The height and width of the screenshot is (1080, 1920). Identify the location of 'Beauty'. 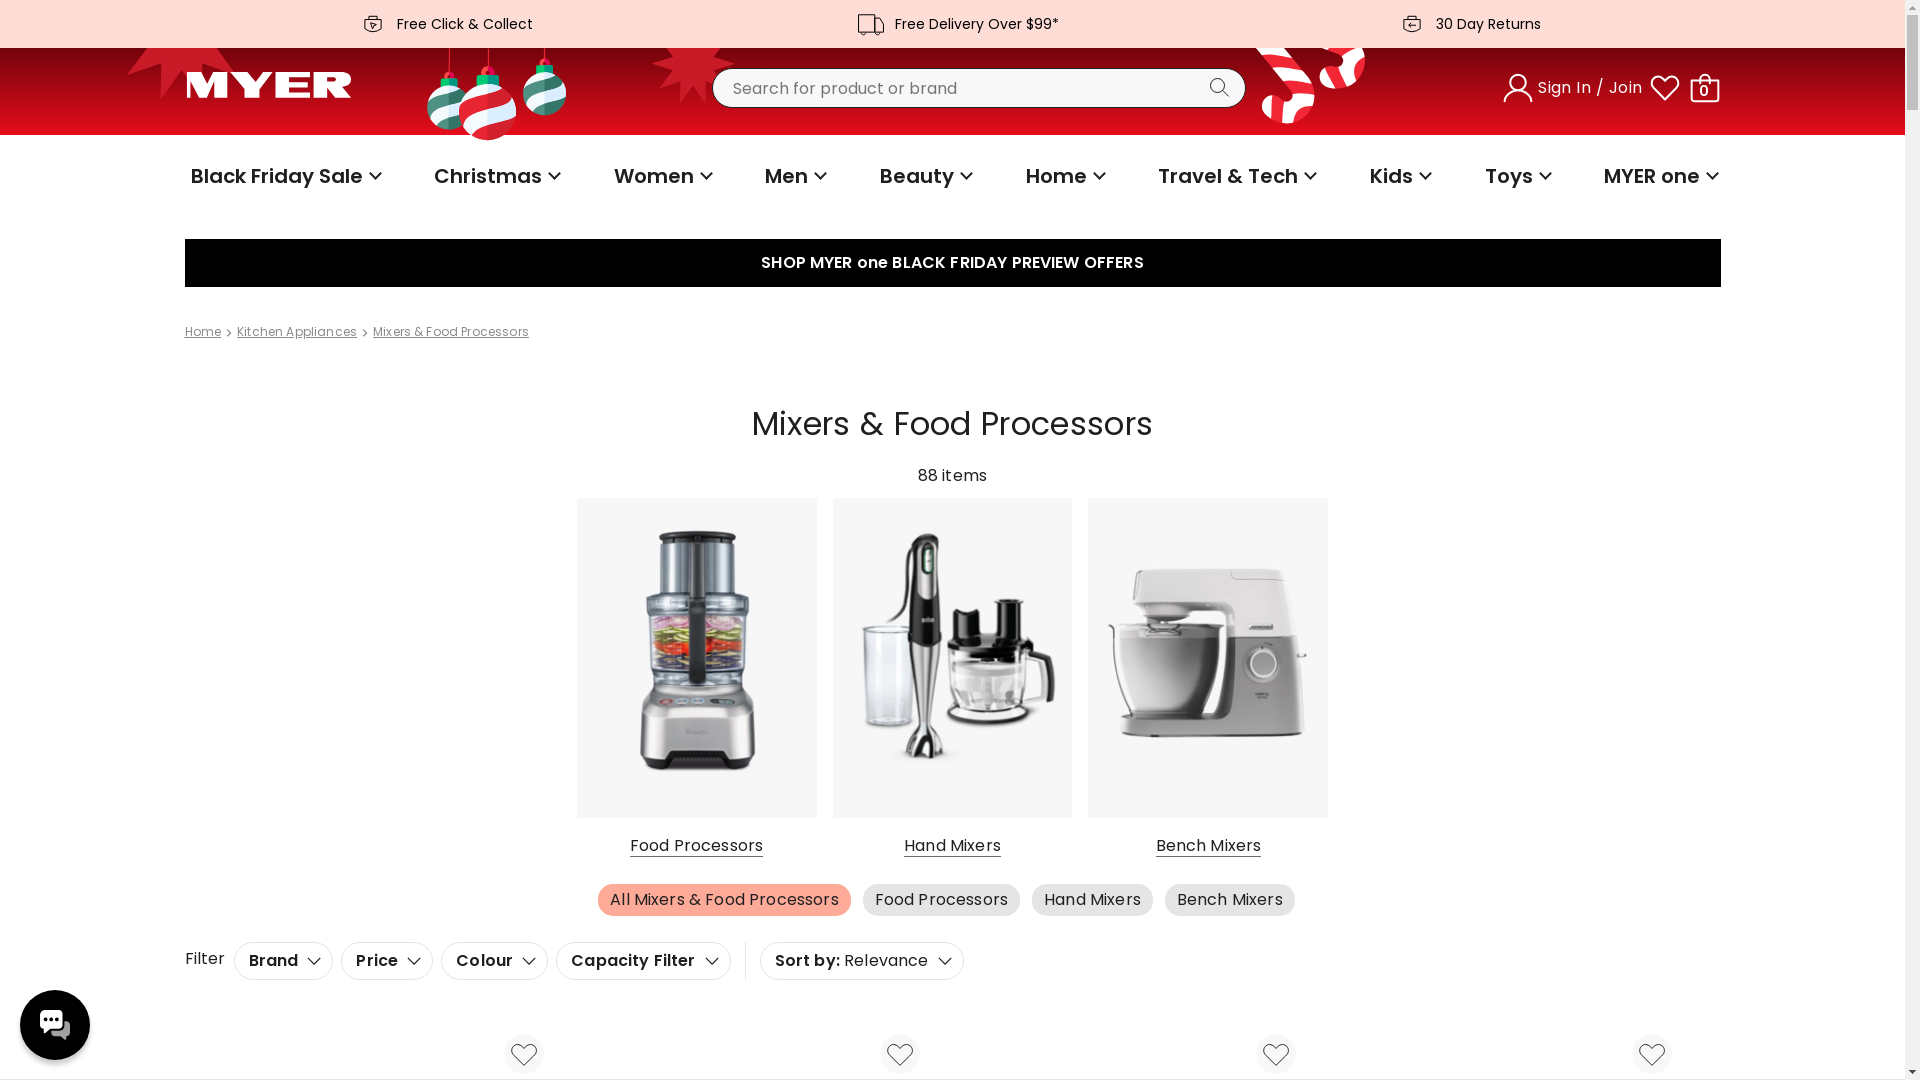
(923, 175).